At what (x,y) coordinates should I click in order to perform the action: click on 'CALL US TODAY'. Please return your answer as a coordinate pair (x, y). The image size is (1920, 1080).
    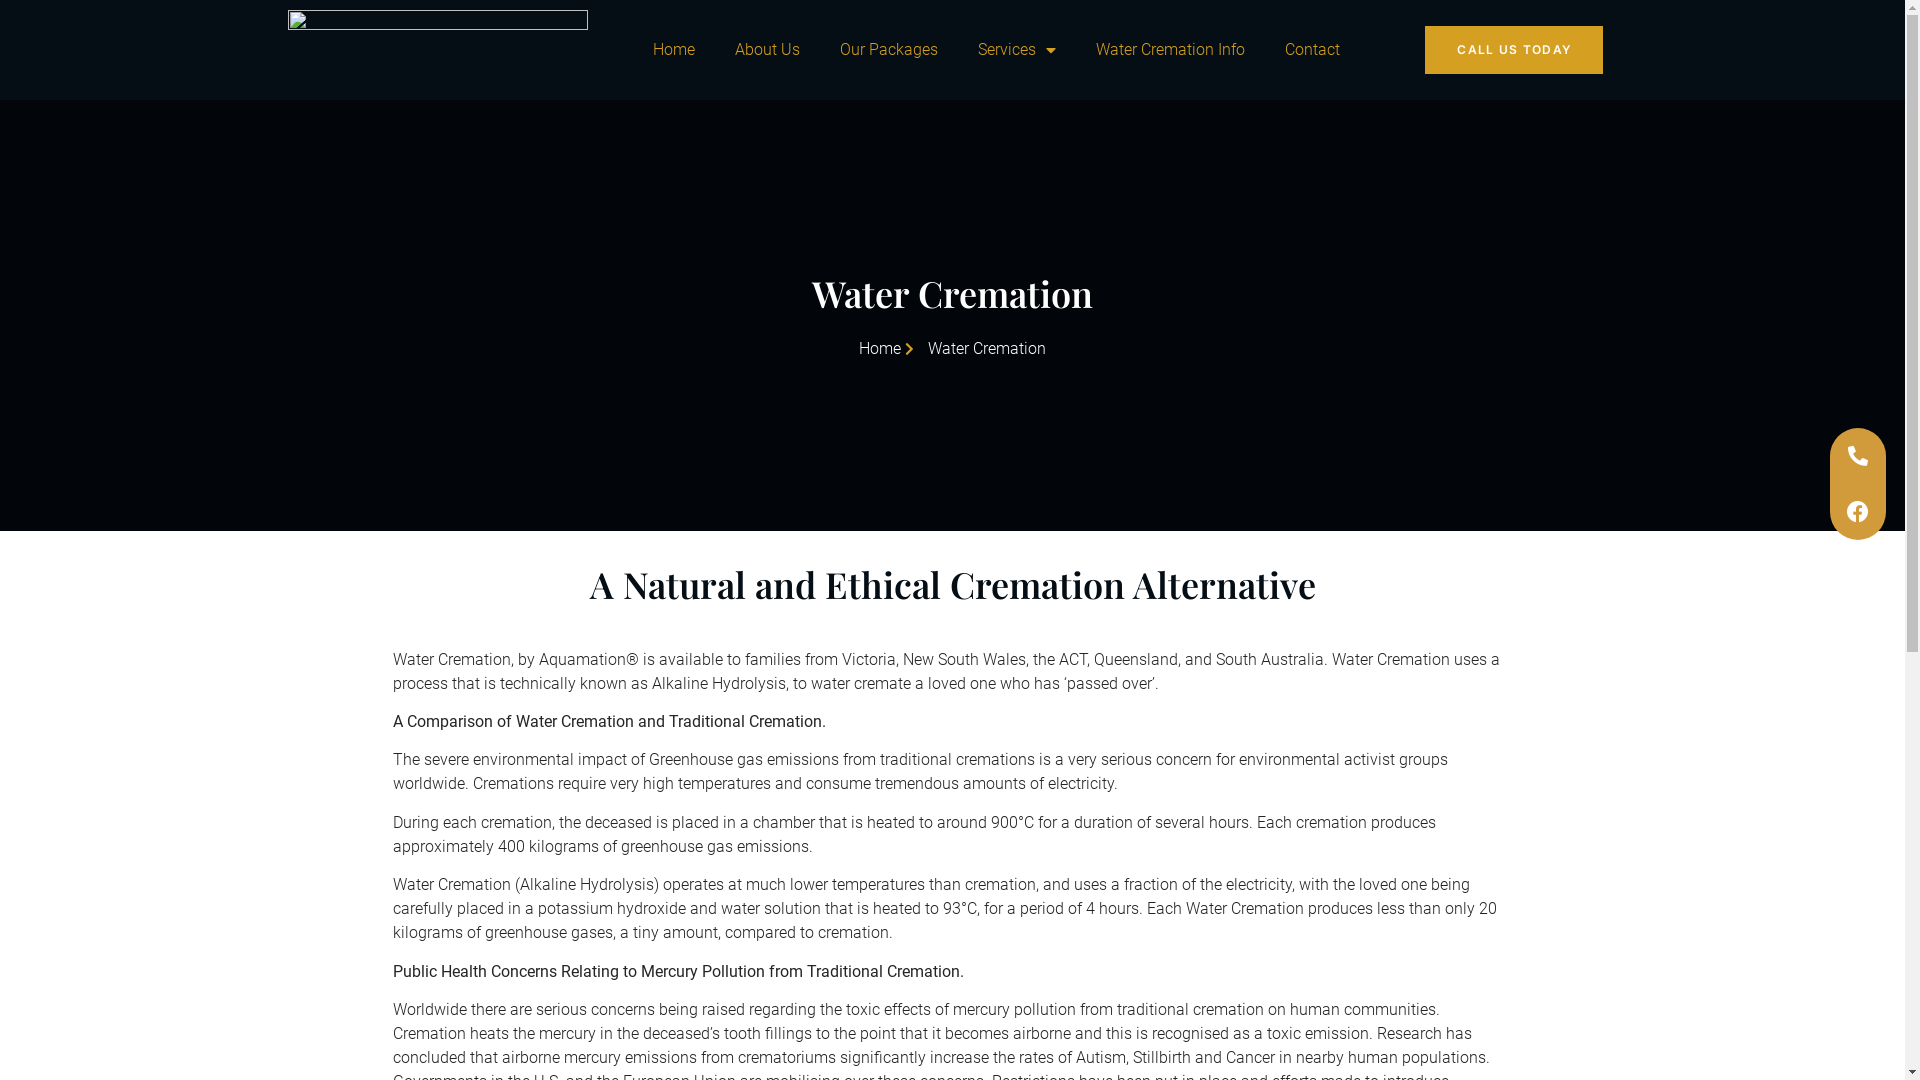
    Looking at the image, I should click on (1513, 49).